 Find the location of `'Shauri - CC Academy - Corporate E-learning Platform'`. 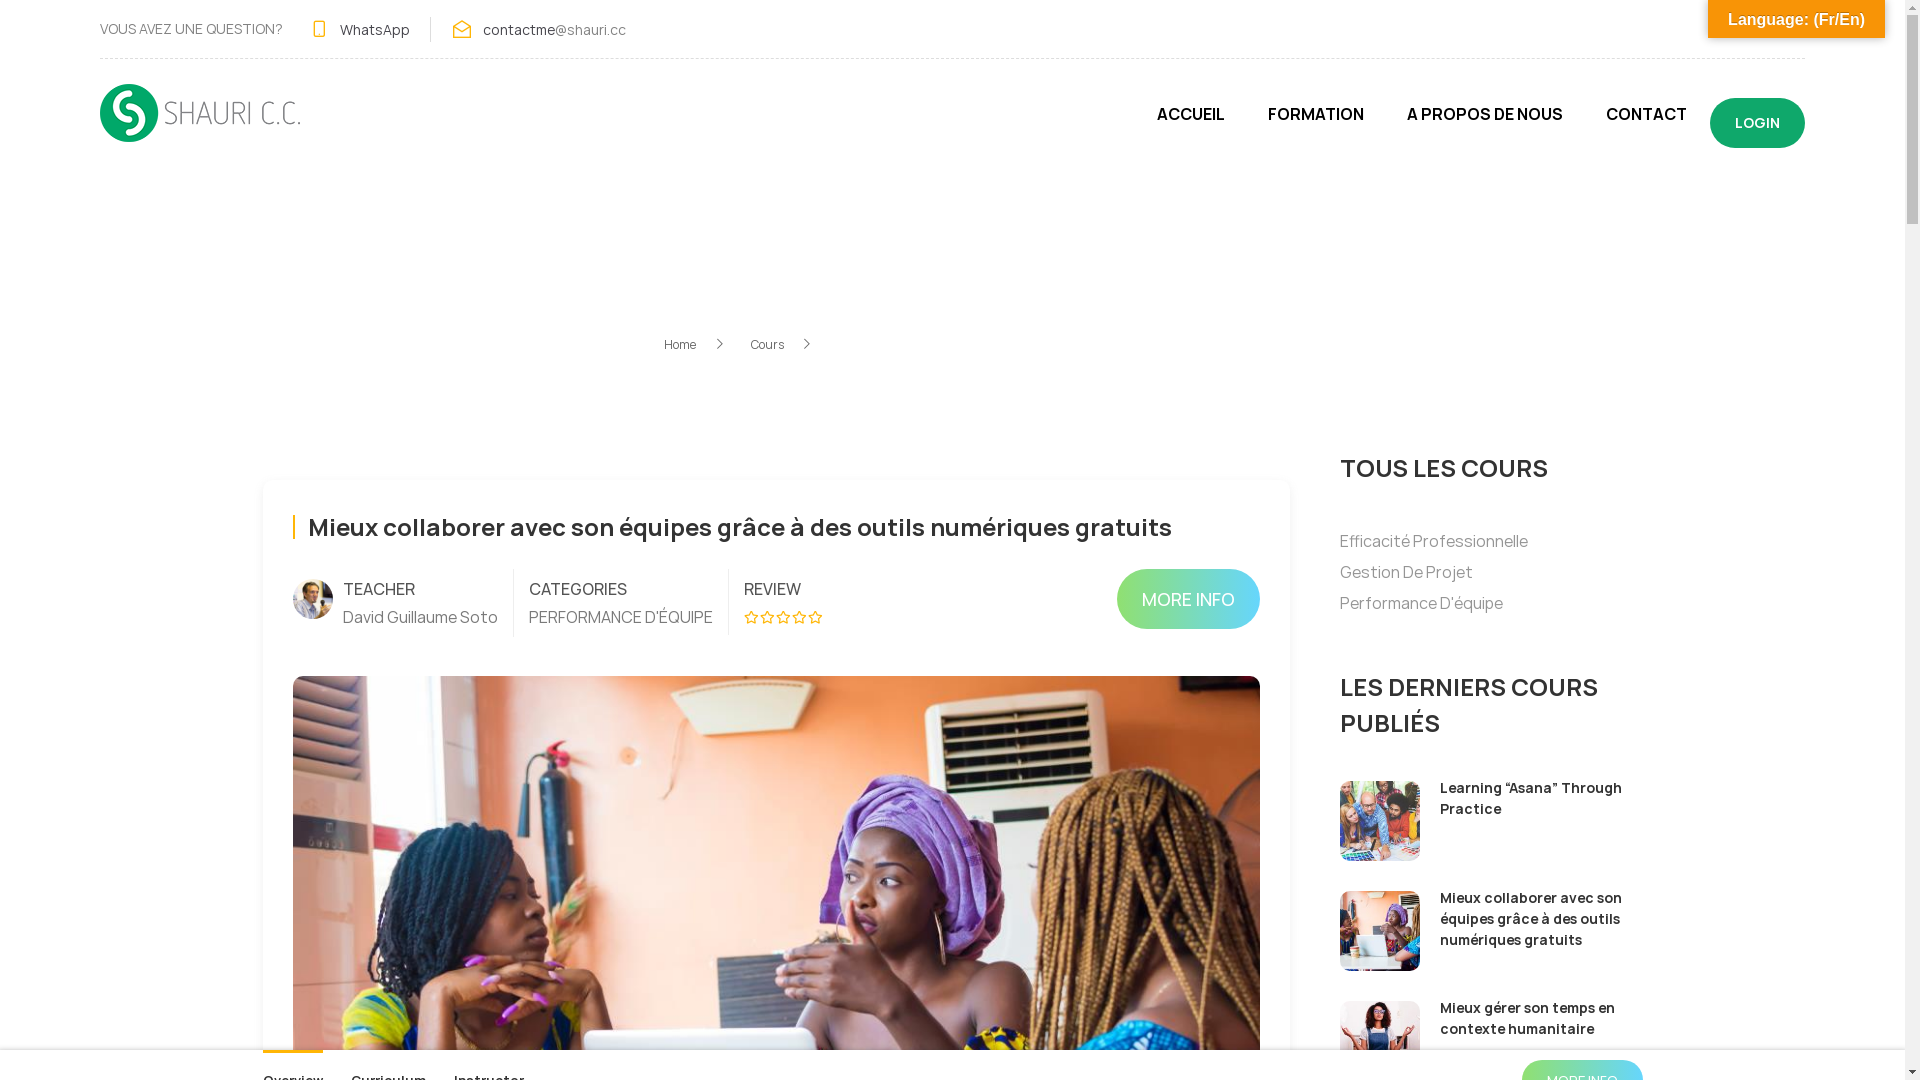

'Shauri - CC Academy - Corporate E-learning Platform' is located at coordinates (200, 123).